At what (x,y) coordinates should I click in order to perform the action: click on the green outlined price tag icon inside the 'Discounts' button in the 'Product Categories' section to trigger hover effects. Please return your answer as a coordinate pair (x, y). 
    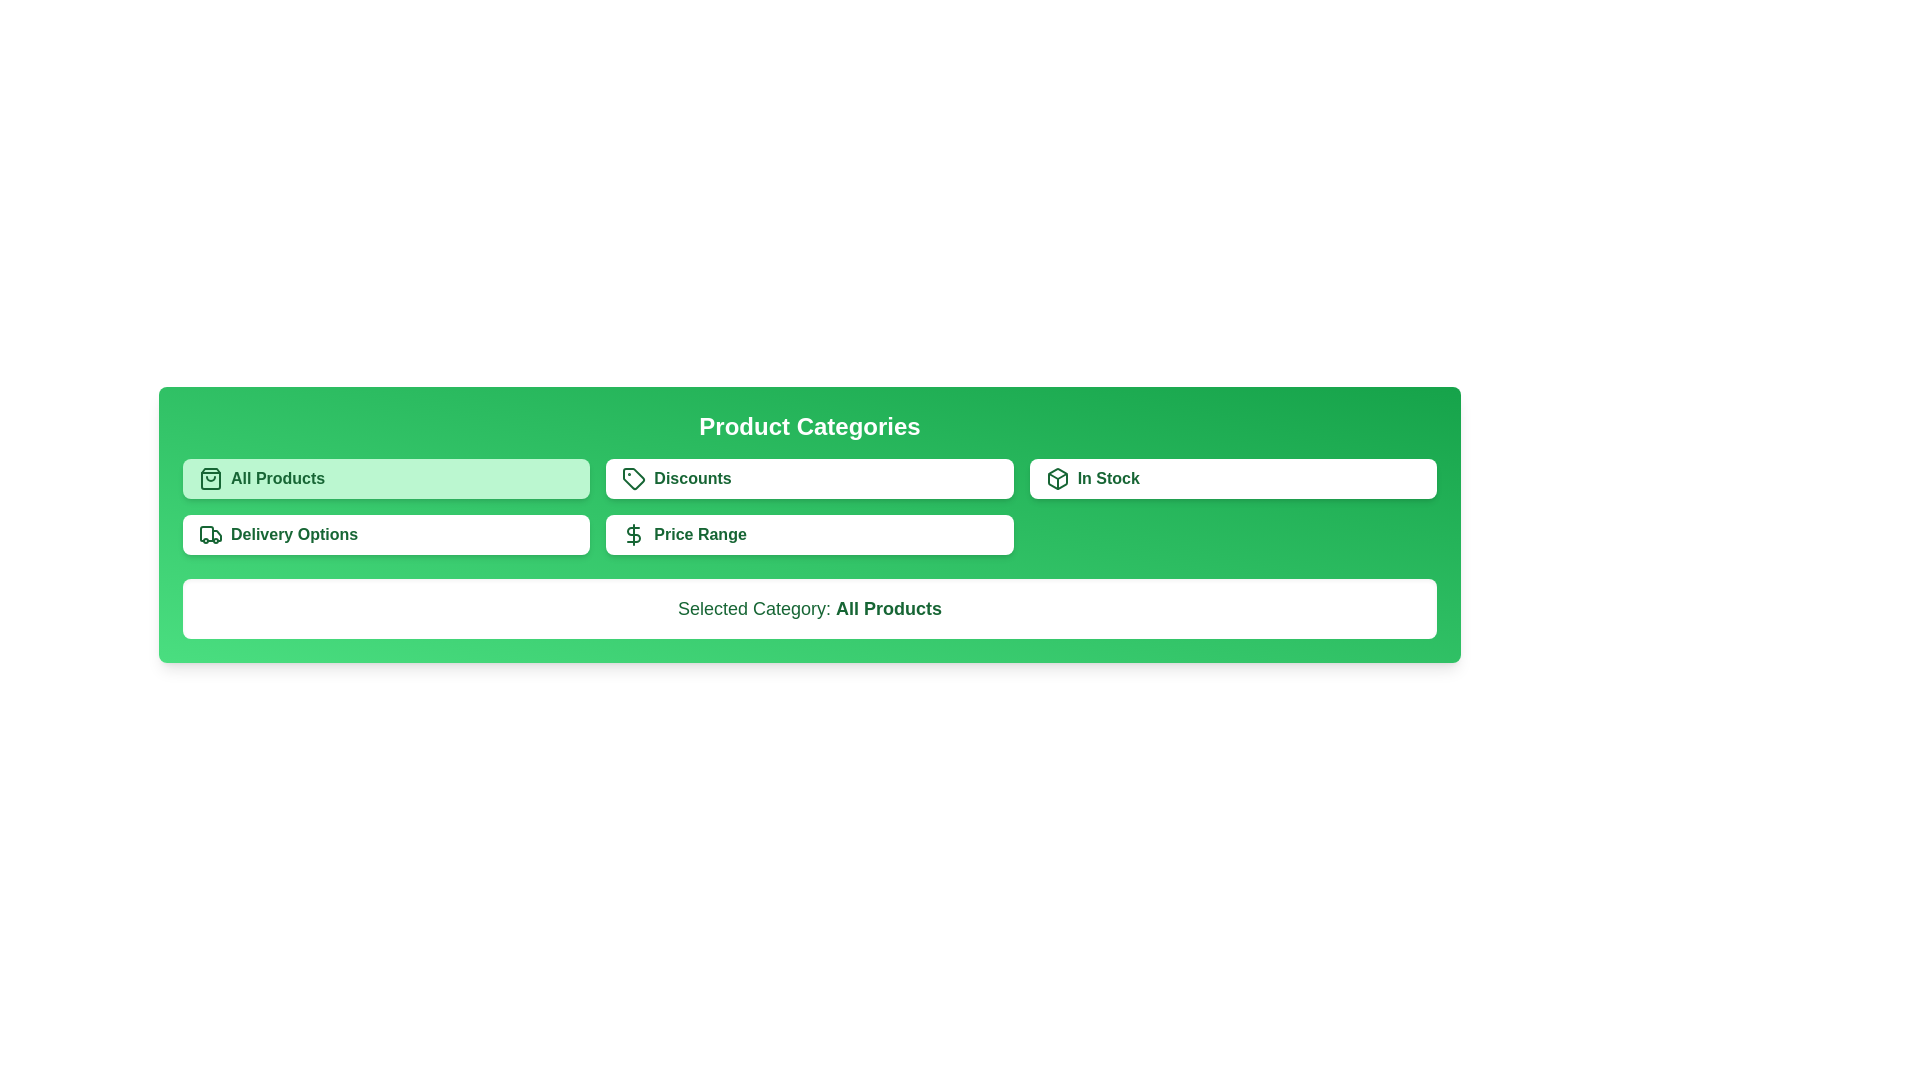
    Looking at the image, I should click on (633, 478).